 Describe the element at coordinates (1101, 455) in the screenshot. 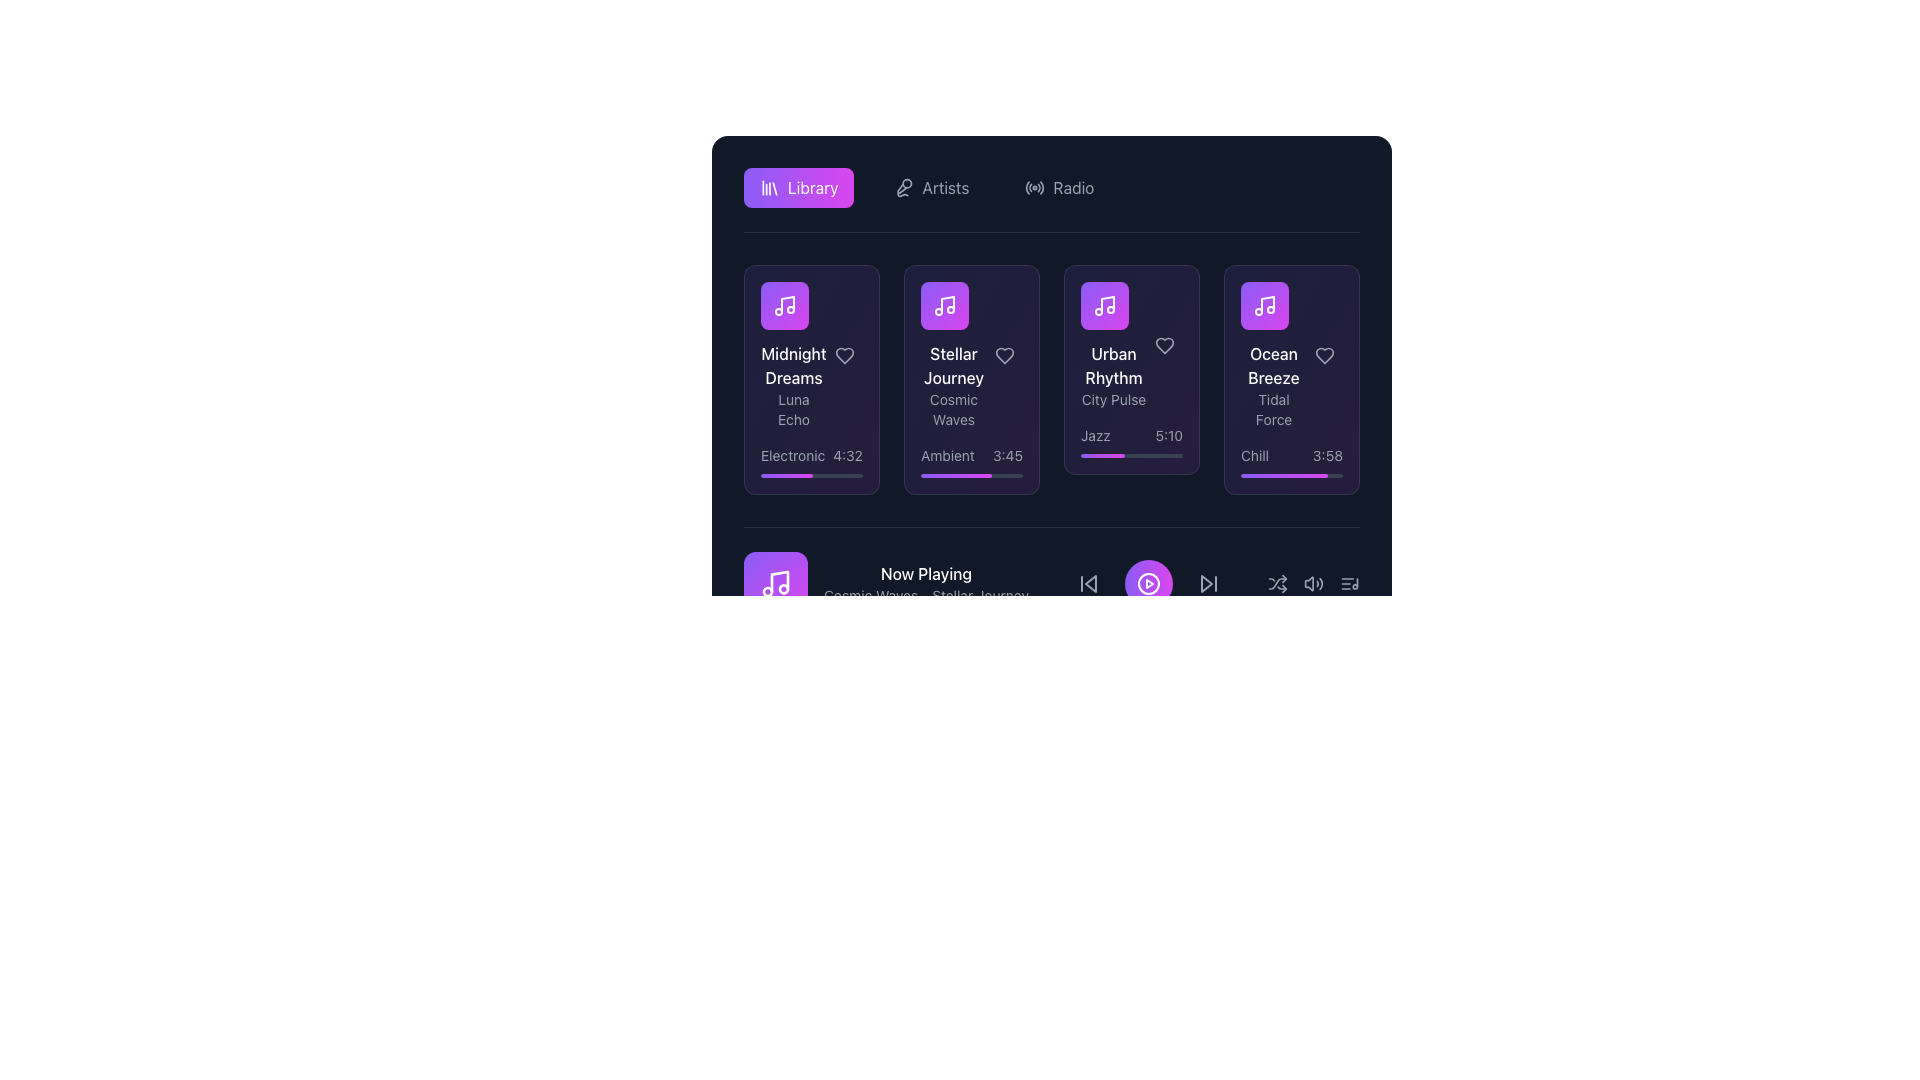

I see `the progress bar located in the third music card, positioned below the genre text 'Jazz' and above the duration '5:10'` at that location.